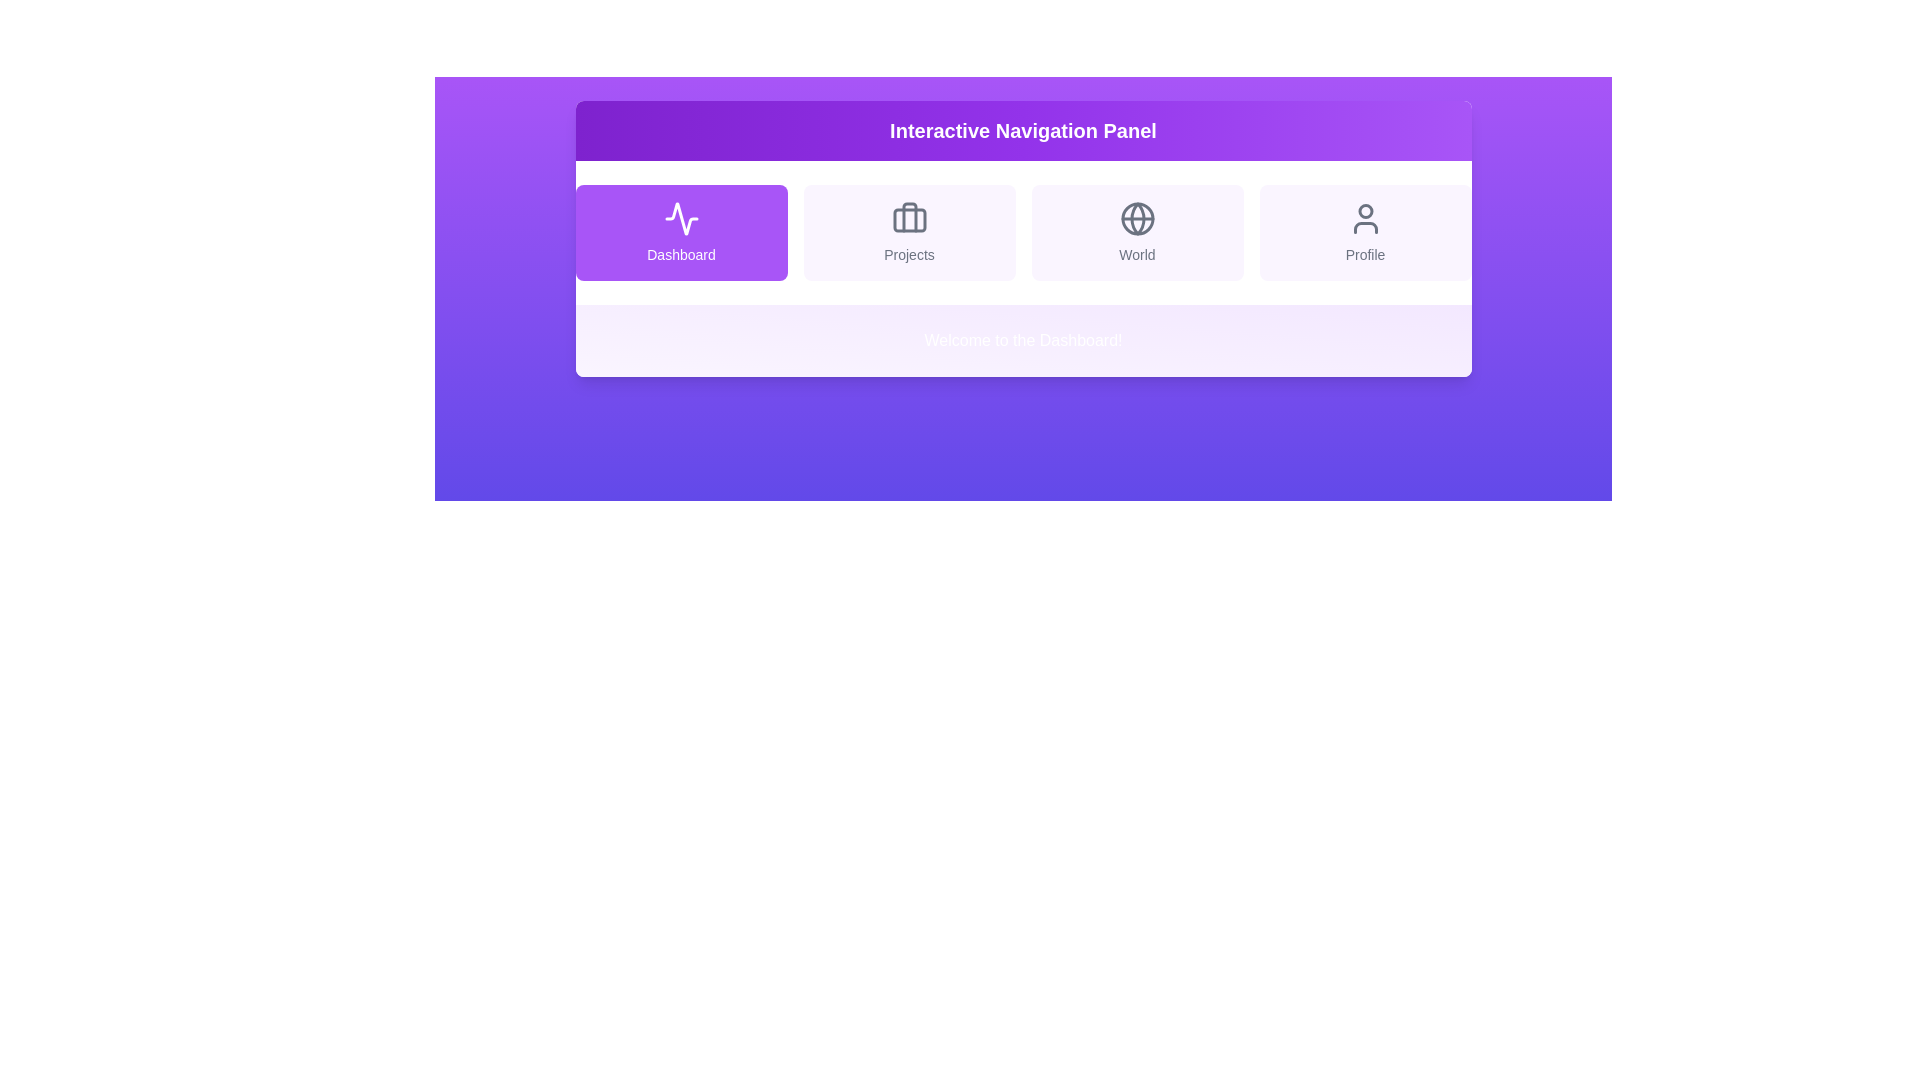 The image size is (1920, 1080). I want to click on the interactive button that navigates to the 'World' section, located in the third position of a horizontal grid of four items, so click(1137, 231).